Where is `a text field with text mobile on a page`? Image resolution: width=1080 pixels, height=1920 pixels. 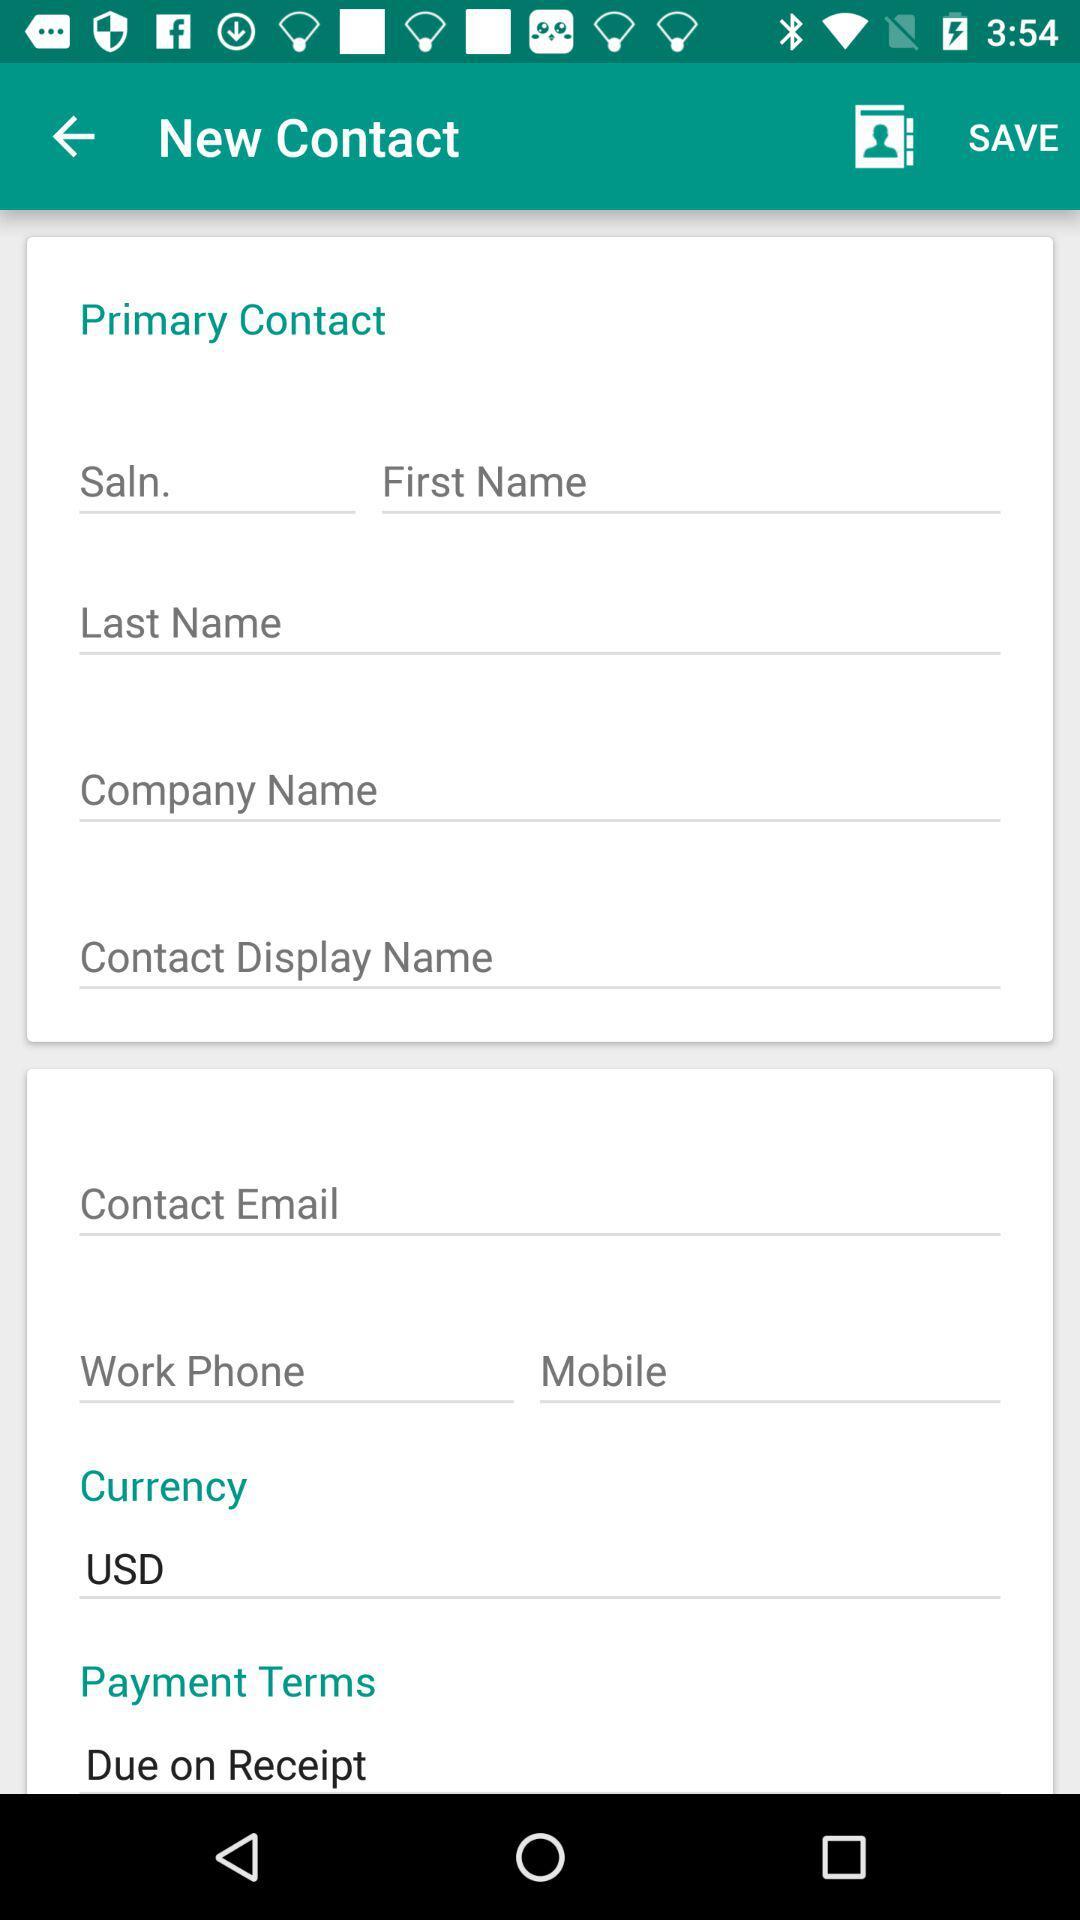
a text field with text mobile on a page is located at coordinates (769, 1359).